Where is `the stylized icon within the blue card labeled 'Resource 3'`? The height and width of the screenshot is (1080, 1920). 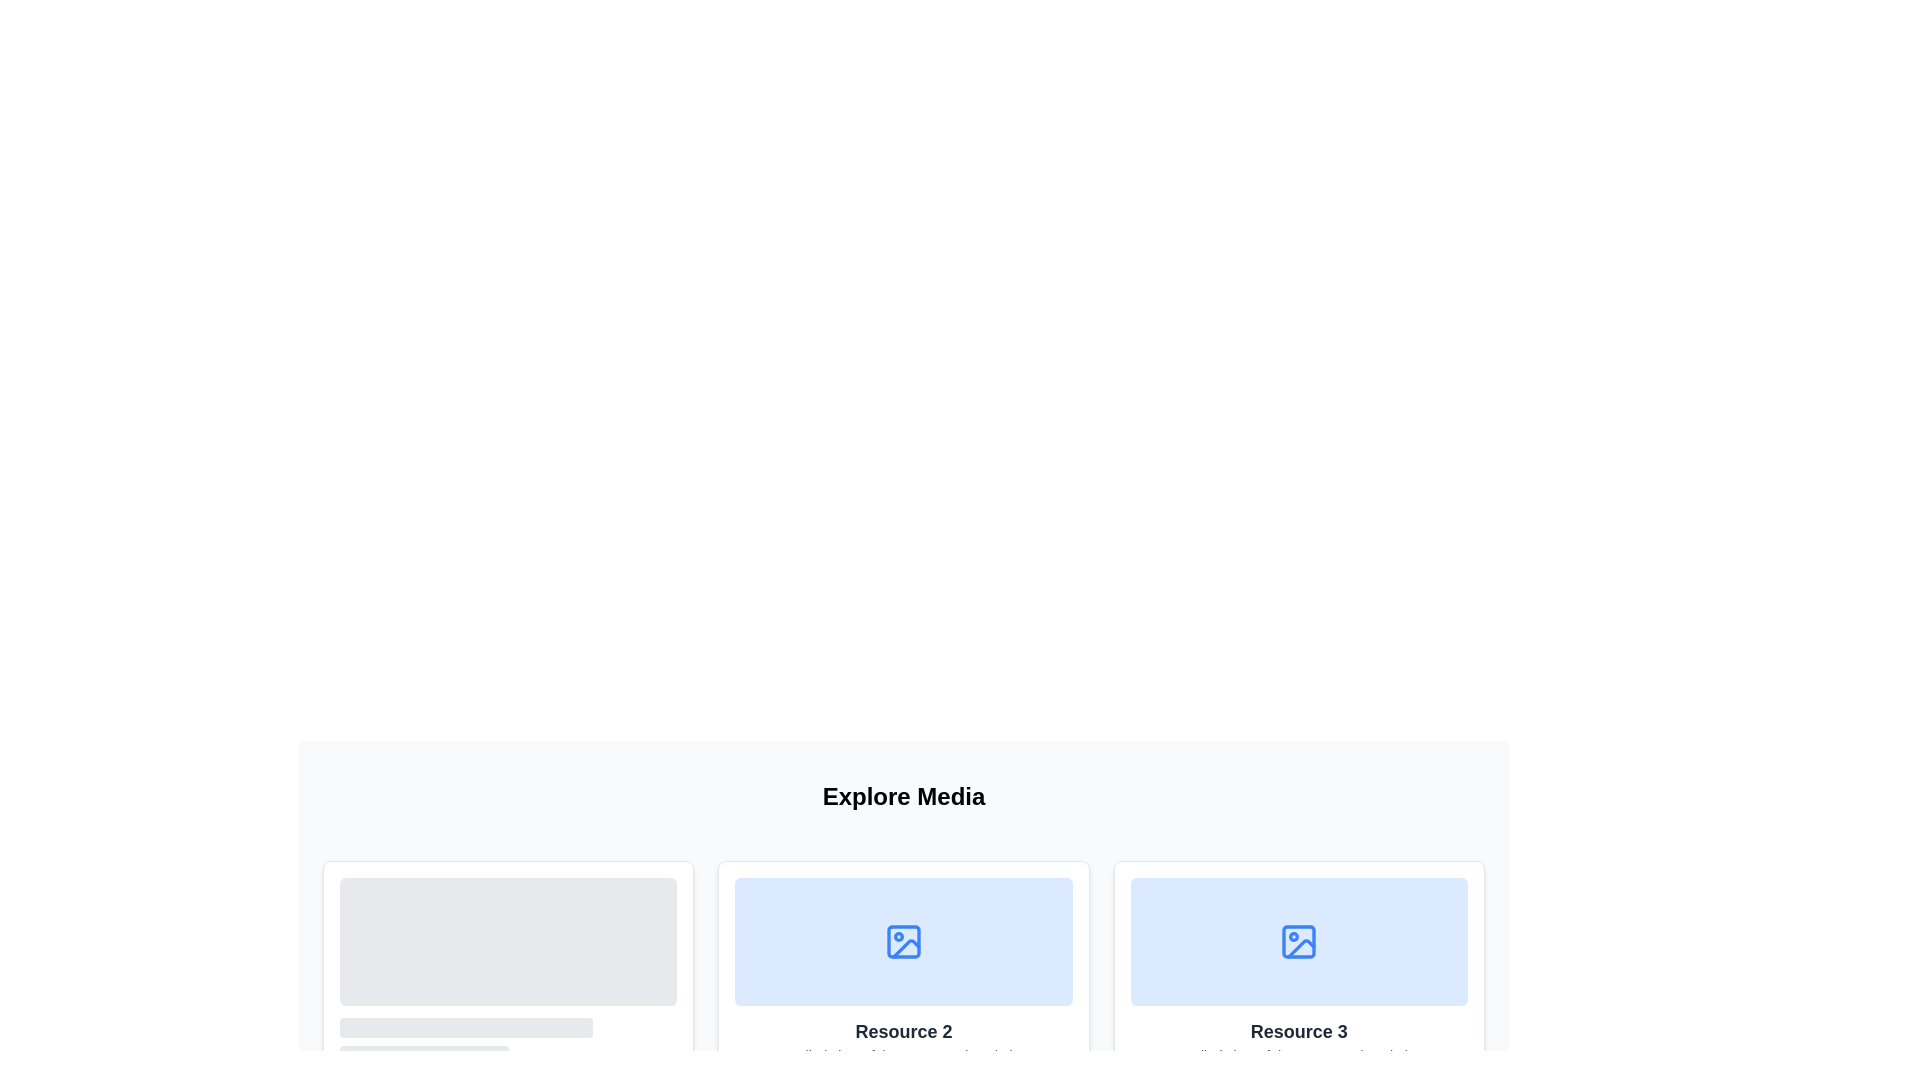 the stylized icon within the blue card labeled 'Resource 3' is located at coordinates (1299, 941).